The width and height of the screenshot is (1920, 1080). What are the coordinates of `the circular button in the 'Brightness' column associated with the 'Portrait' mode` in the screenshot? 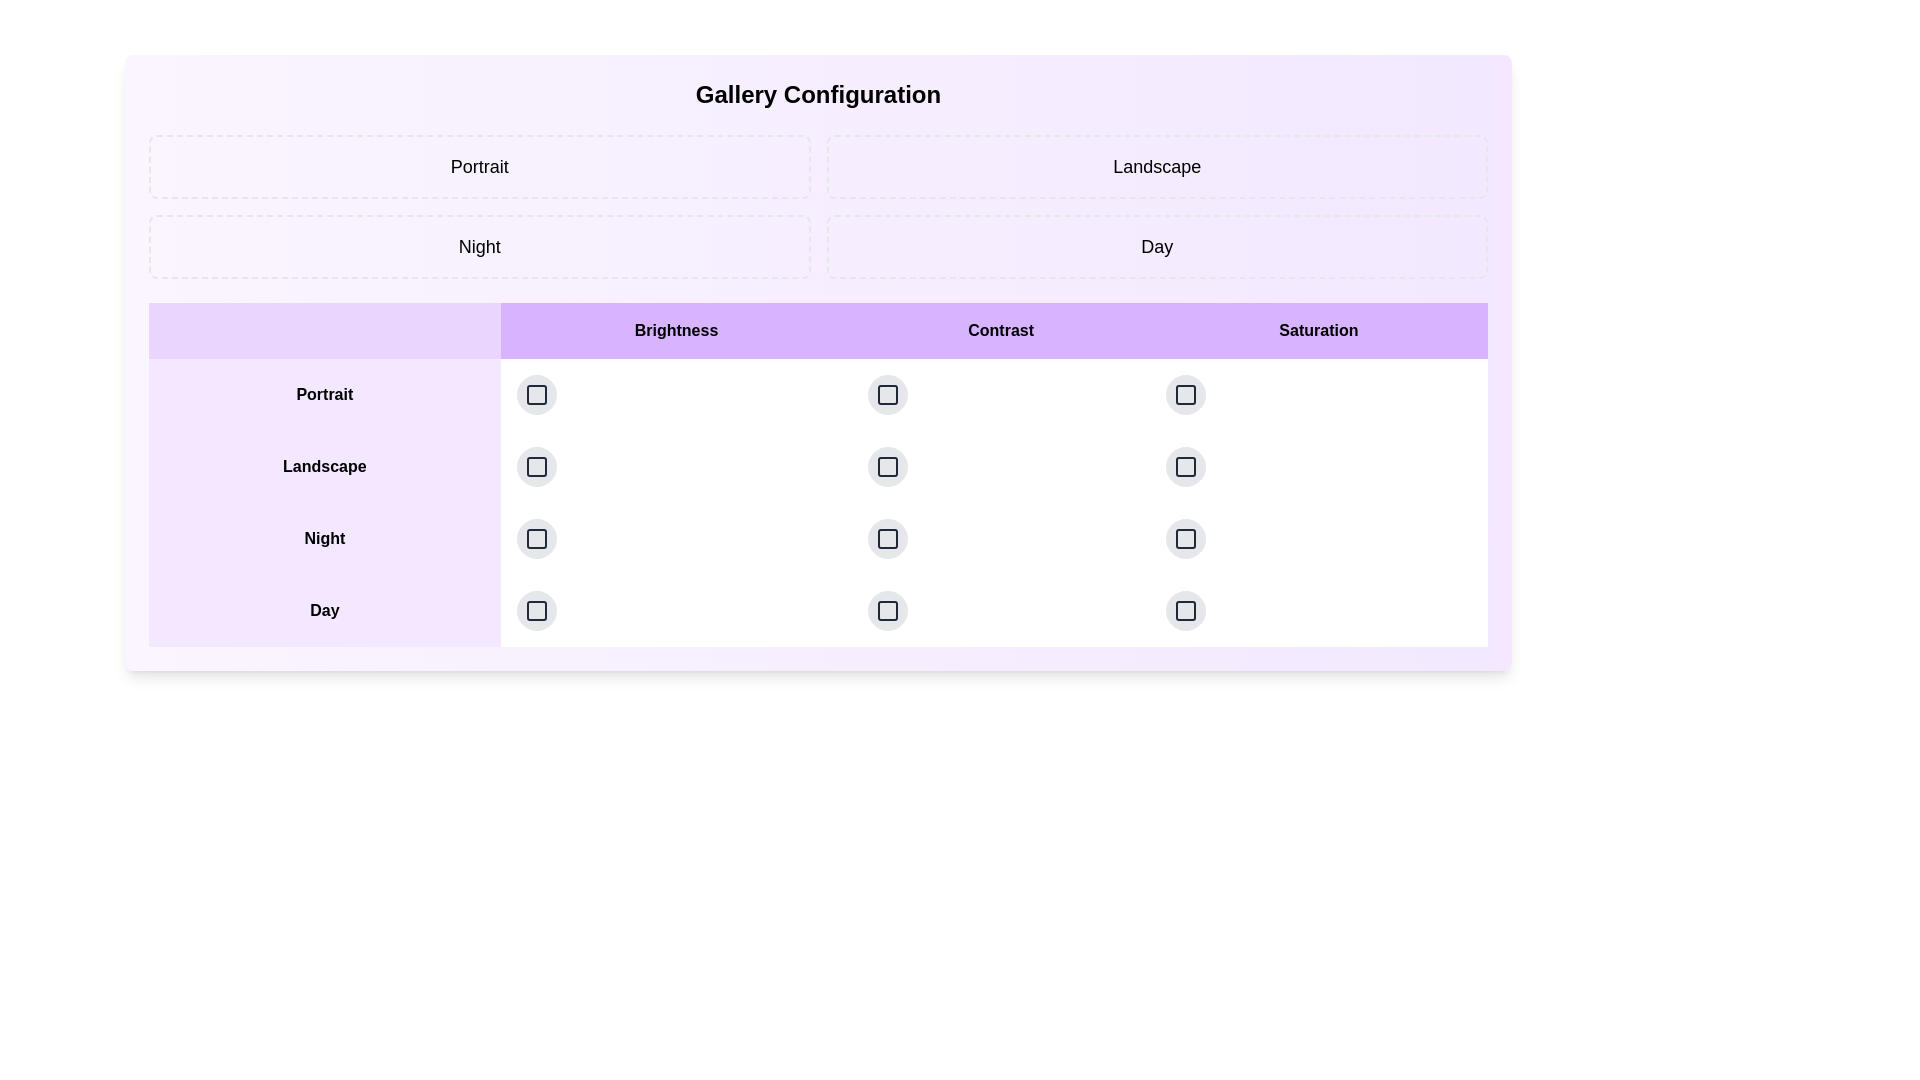 It's located at (536, 394).